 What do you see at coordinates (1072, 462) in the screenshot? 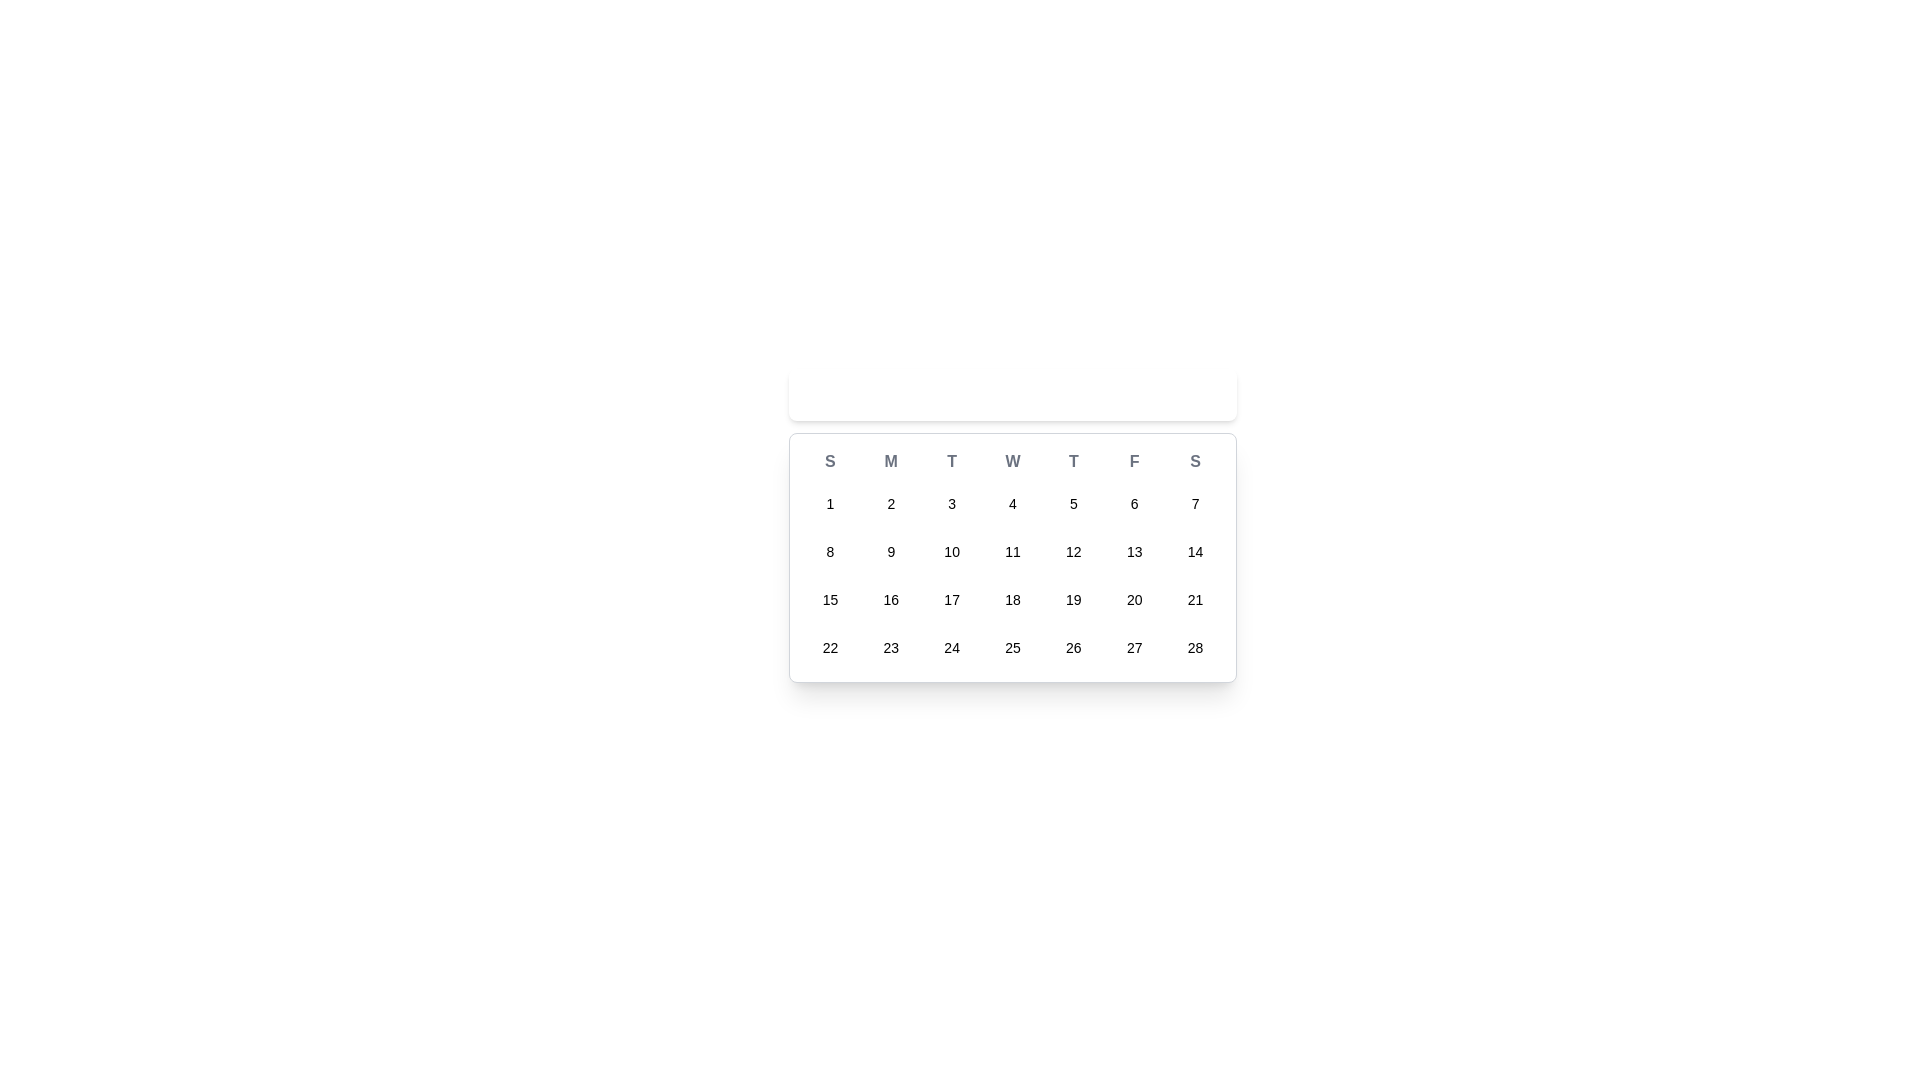
I see `the bold gray letter 'T' in the fifth column header of the calendar-like grid, positioned under the 'SMTWTFS' header` at bounding box center [1072, 462].